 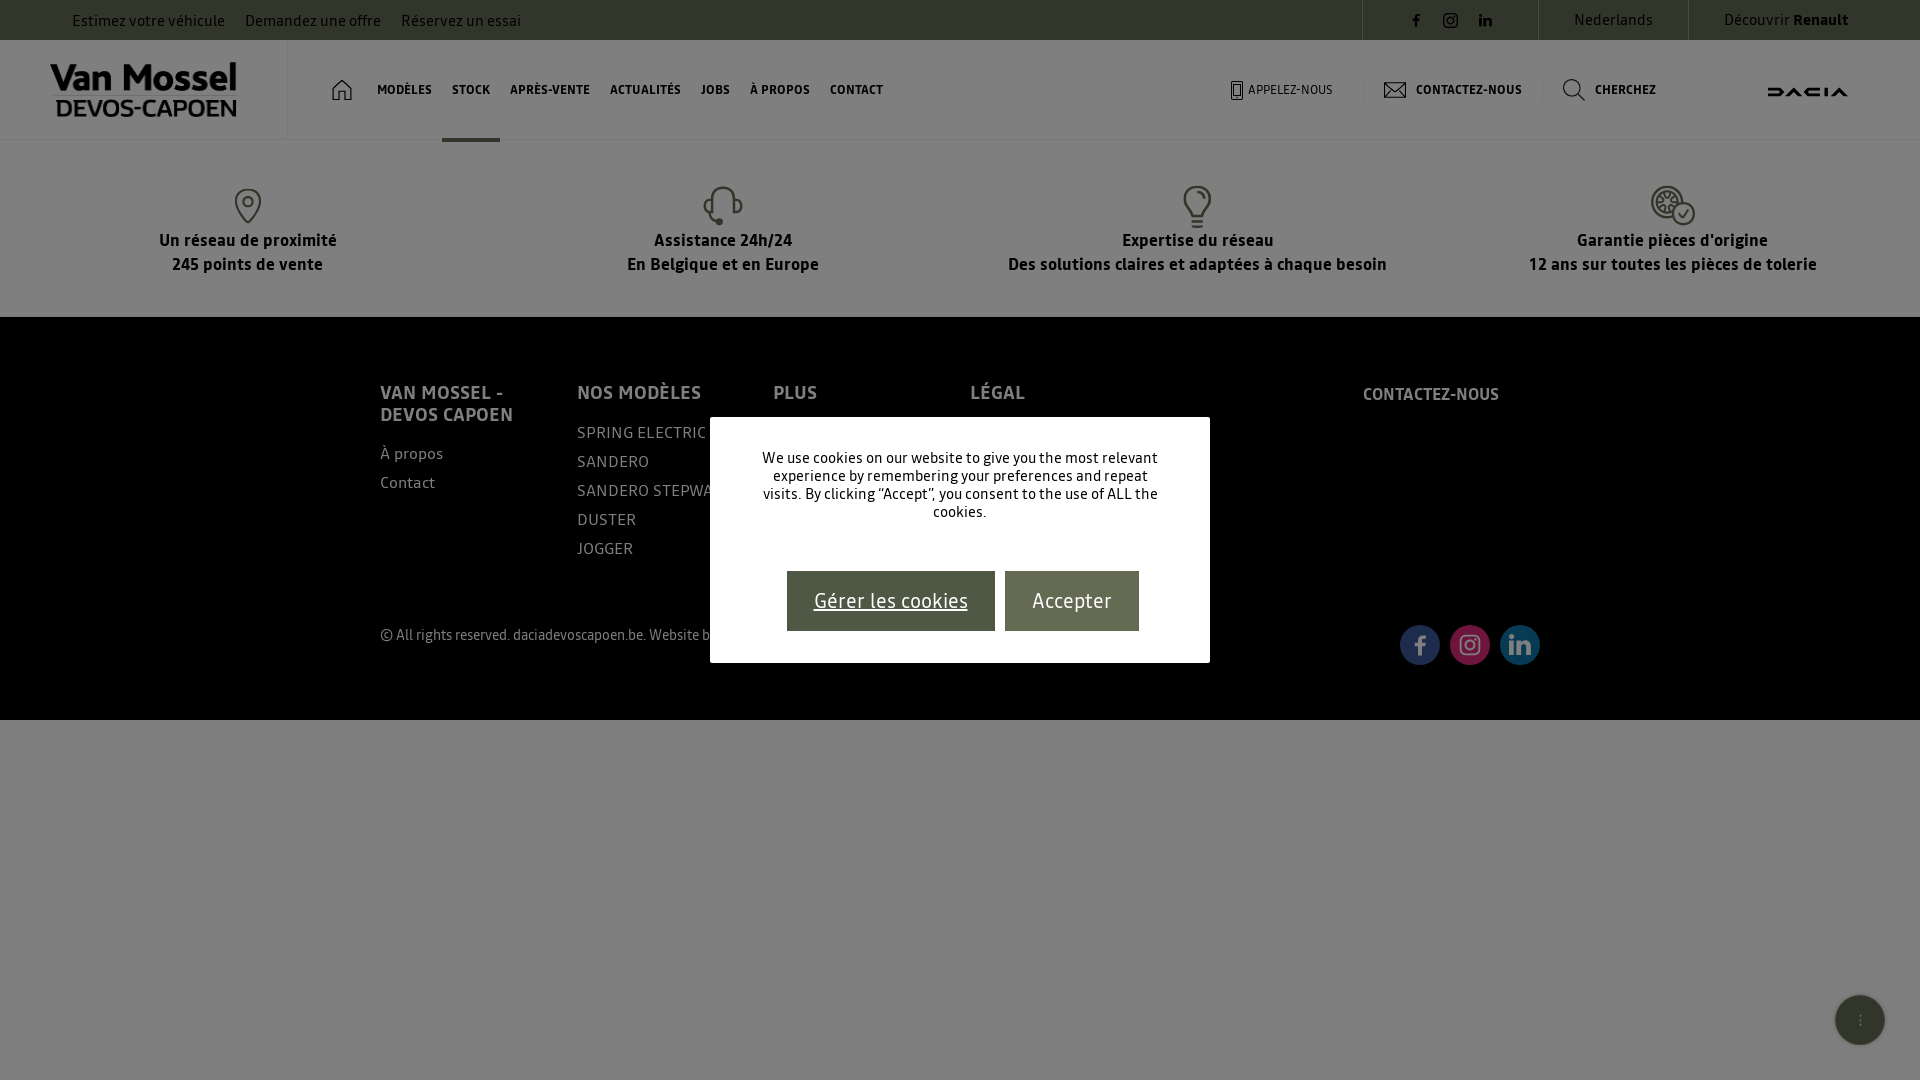 What do you see at coordinates (856, 88) in the screenshot?
I see `'CONTACT'` at bounding box center [856, 88].